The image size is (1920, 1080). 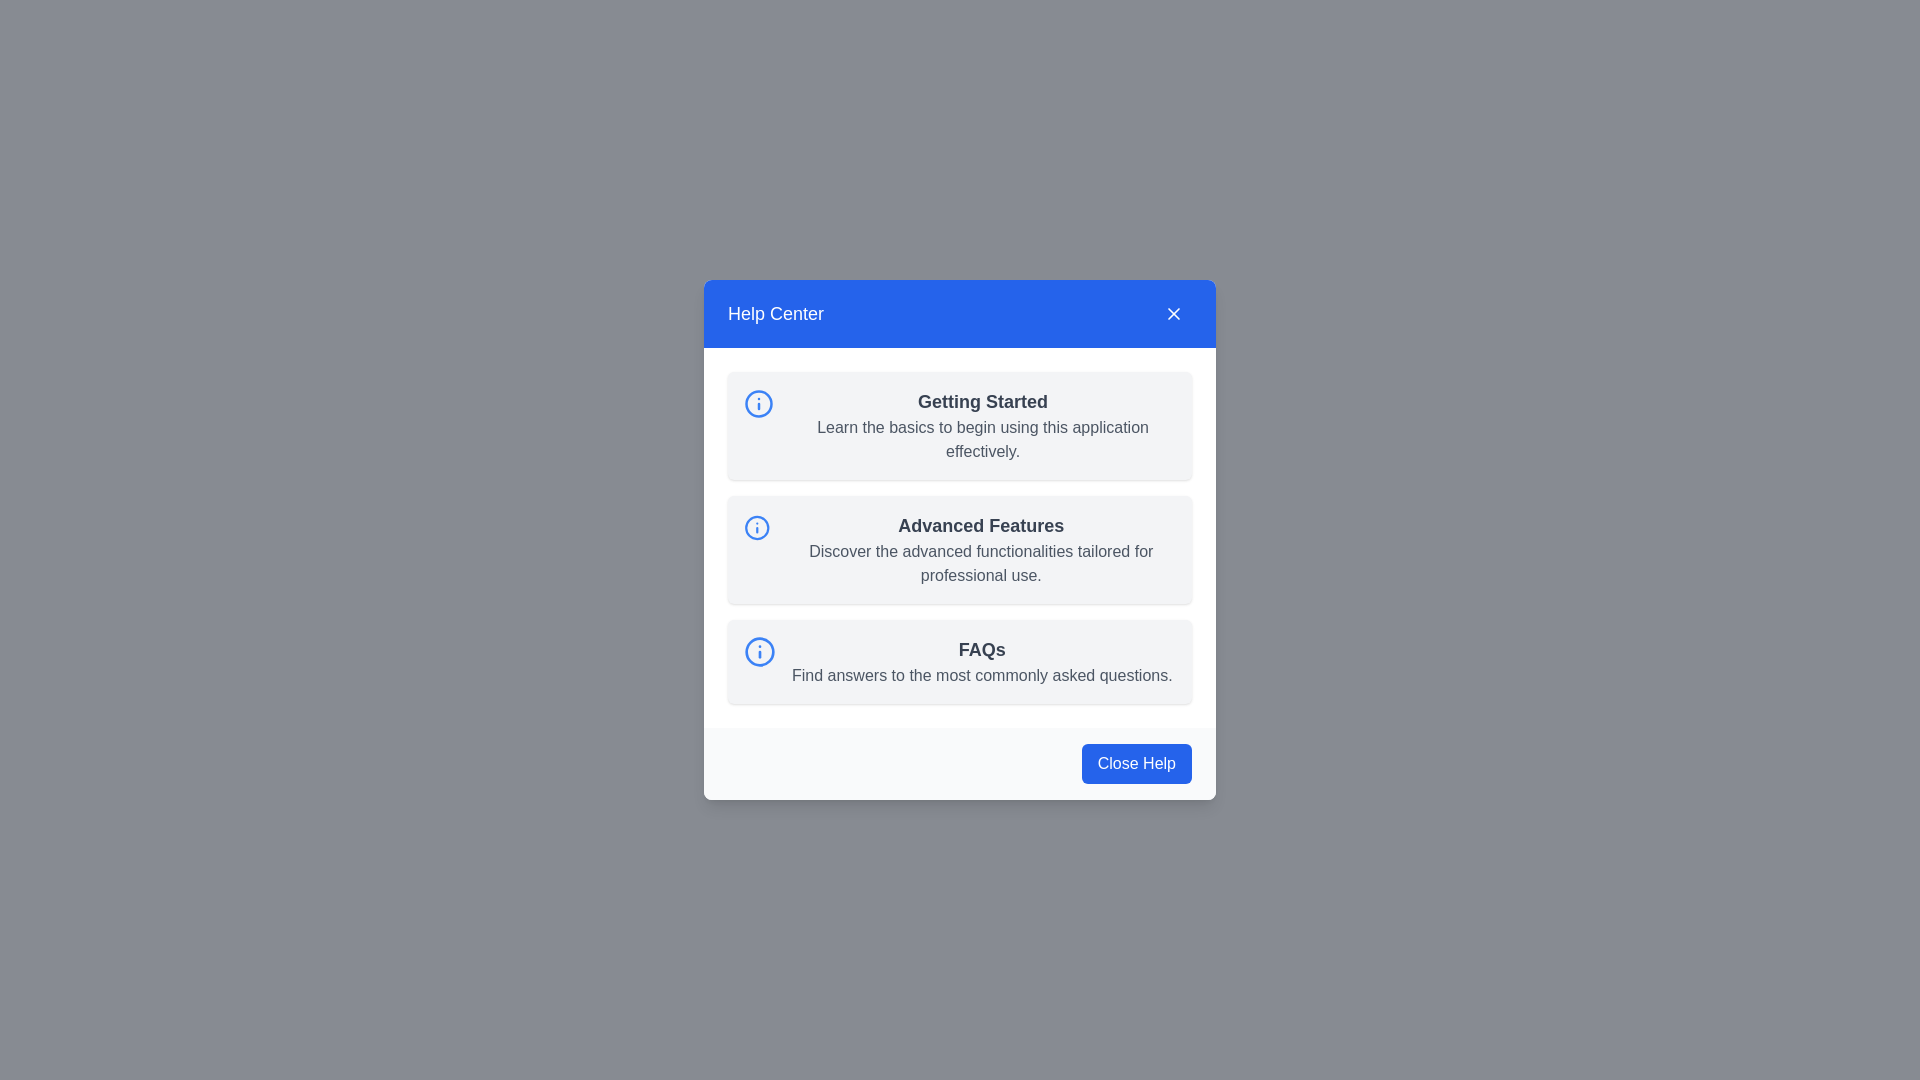 I want to click on the static text element that describes how to effectively use the application, located below the 'Getting Started' header in the dialog box with a light gray background and a blue header, so click(x=983, y=438).